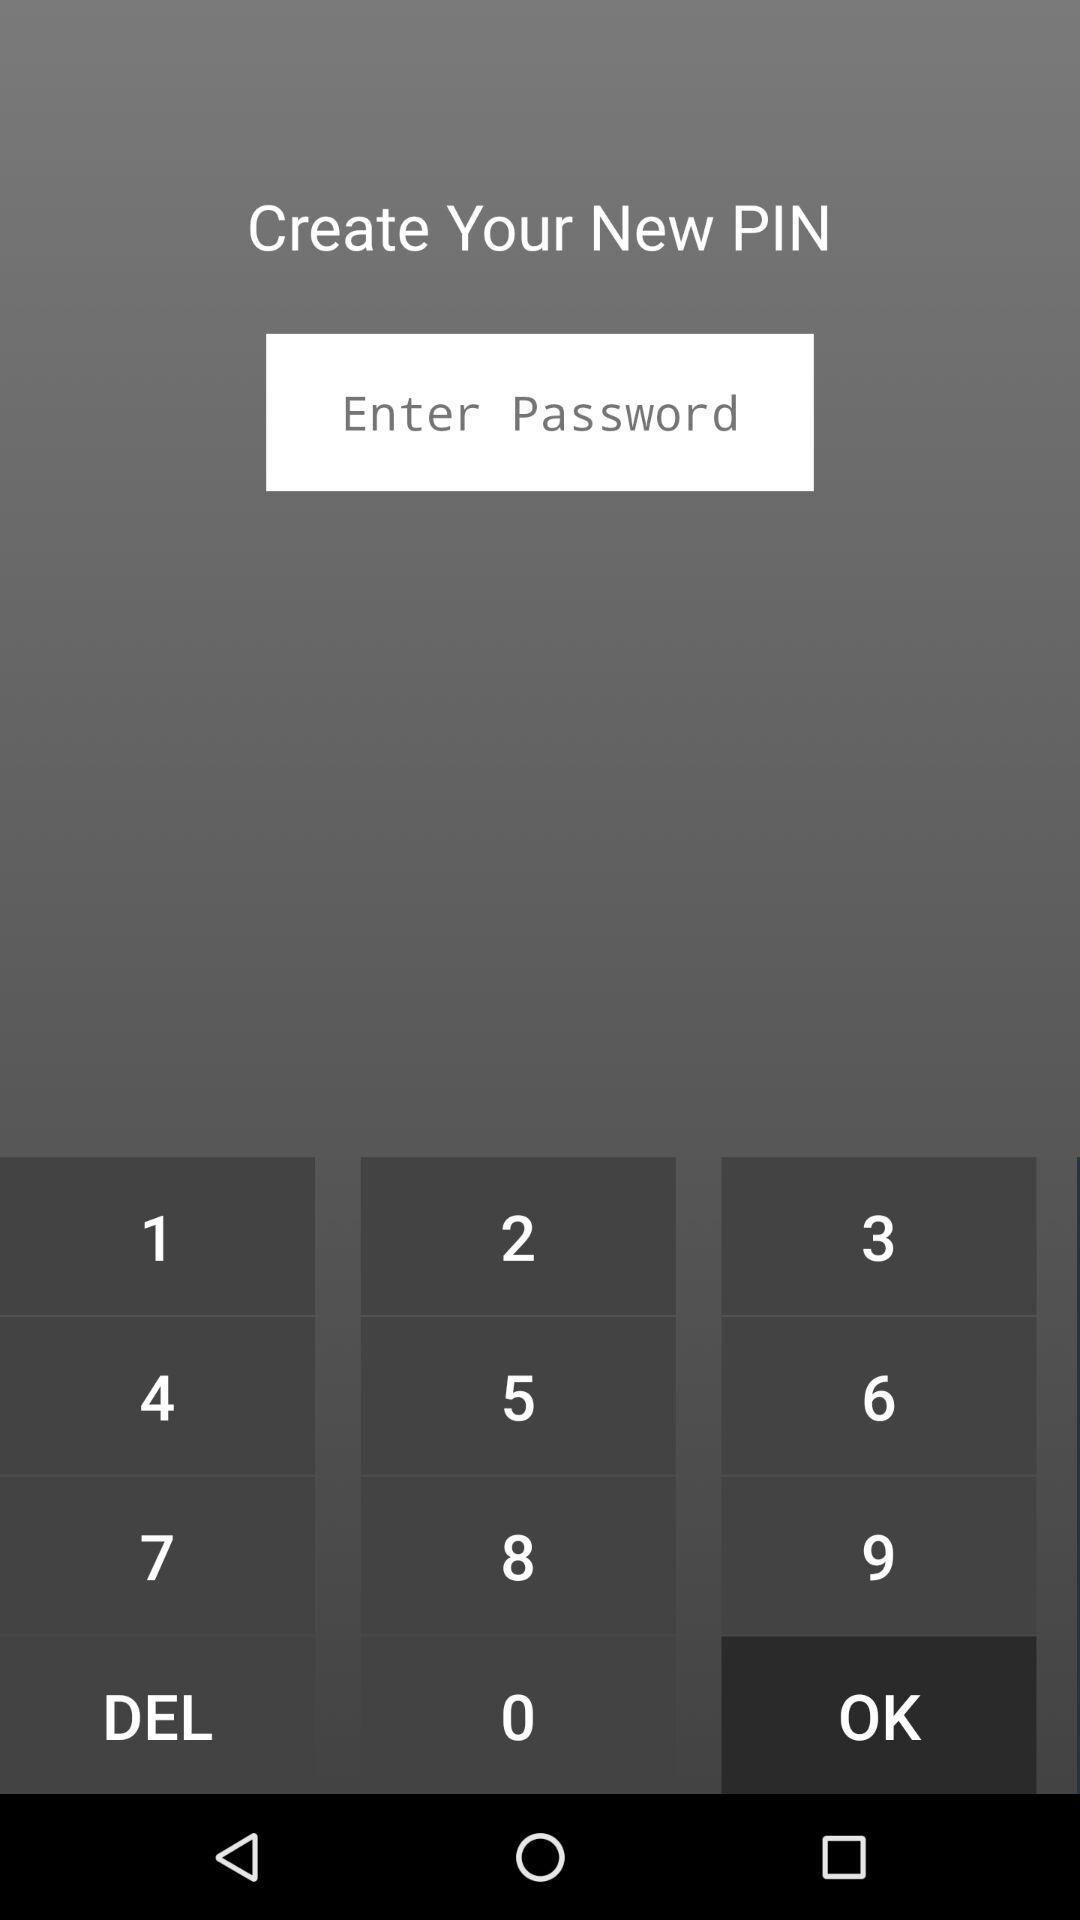 This screenshot has width=1080, height=1920. Describe the element at coordinates (878, 1235) in the screenshot. I see `3 item` at that location.